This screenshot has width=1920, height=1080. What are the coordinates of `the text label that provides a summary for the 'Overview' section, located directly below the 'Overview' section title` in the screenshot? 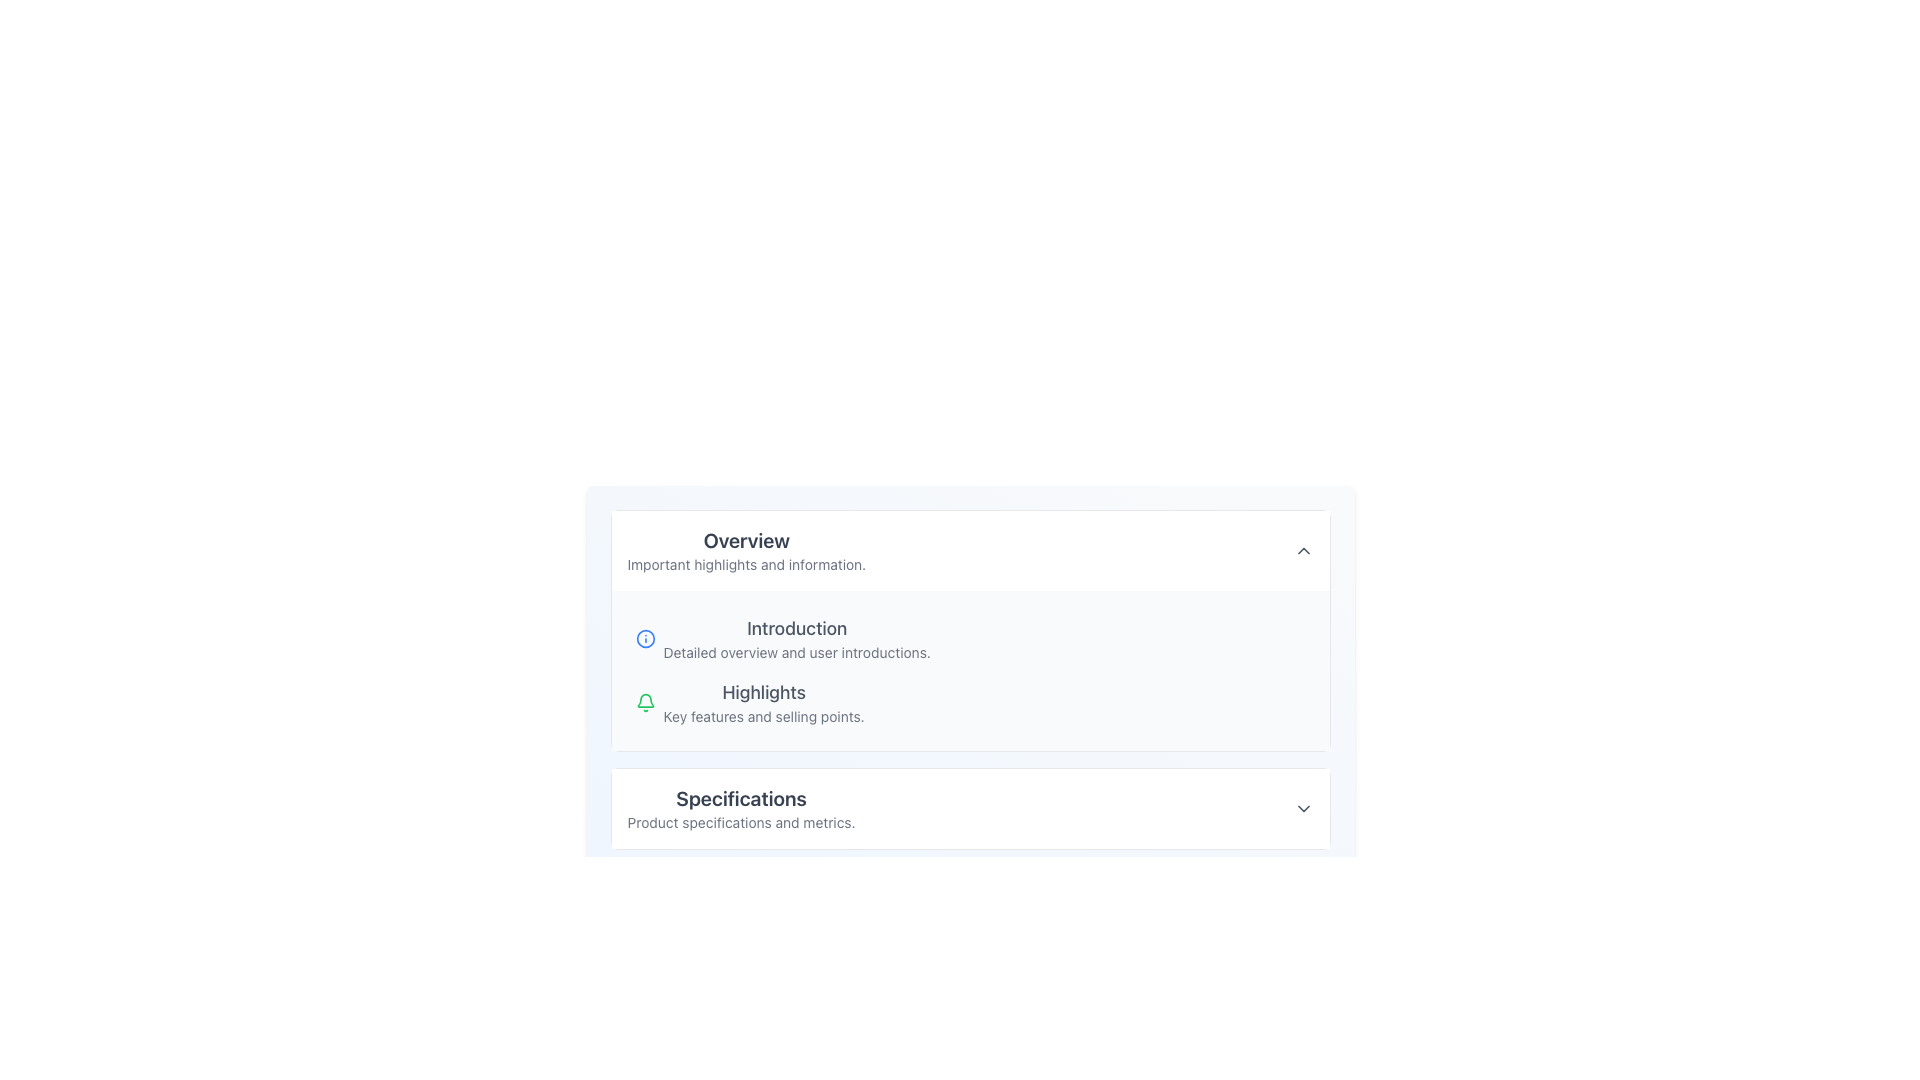 It's located at (745, 564).